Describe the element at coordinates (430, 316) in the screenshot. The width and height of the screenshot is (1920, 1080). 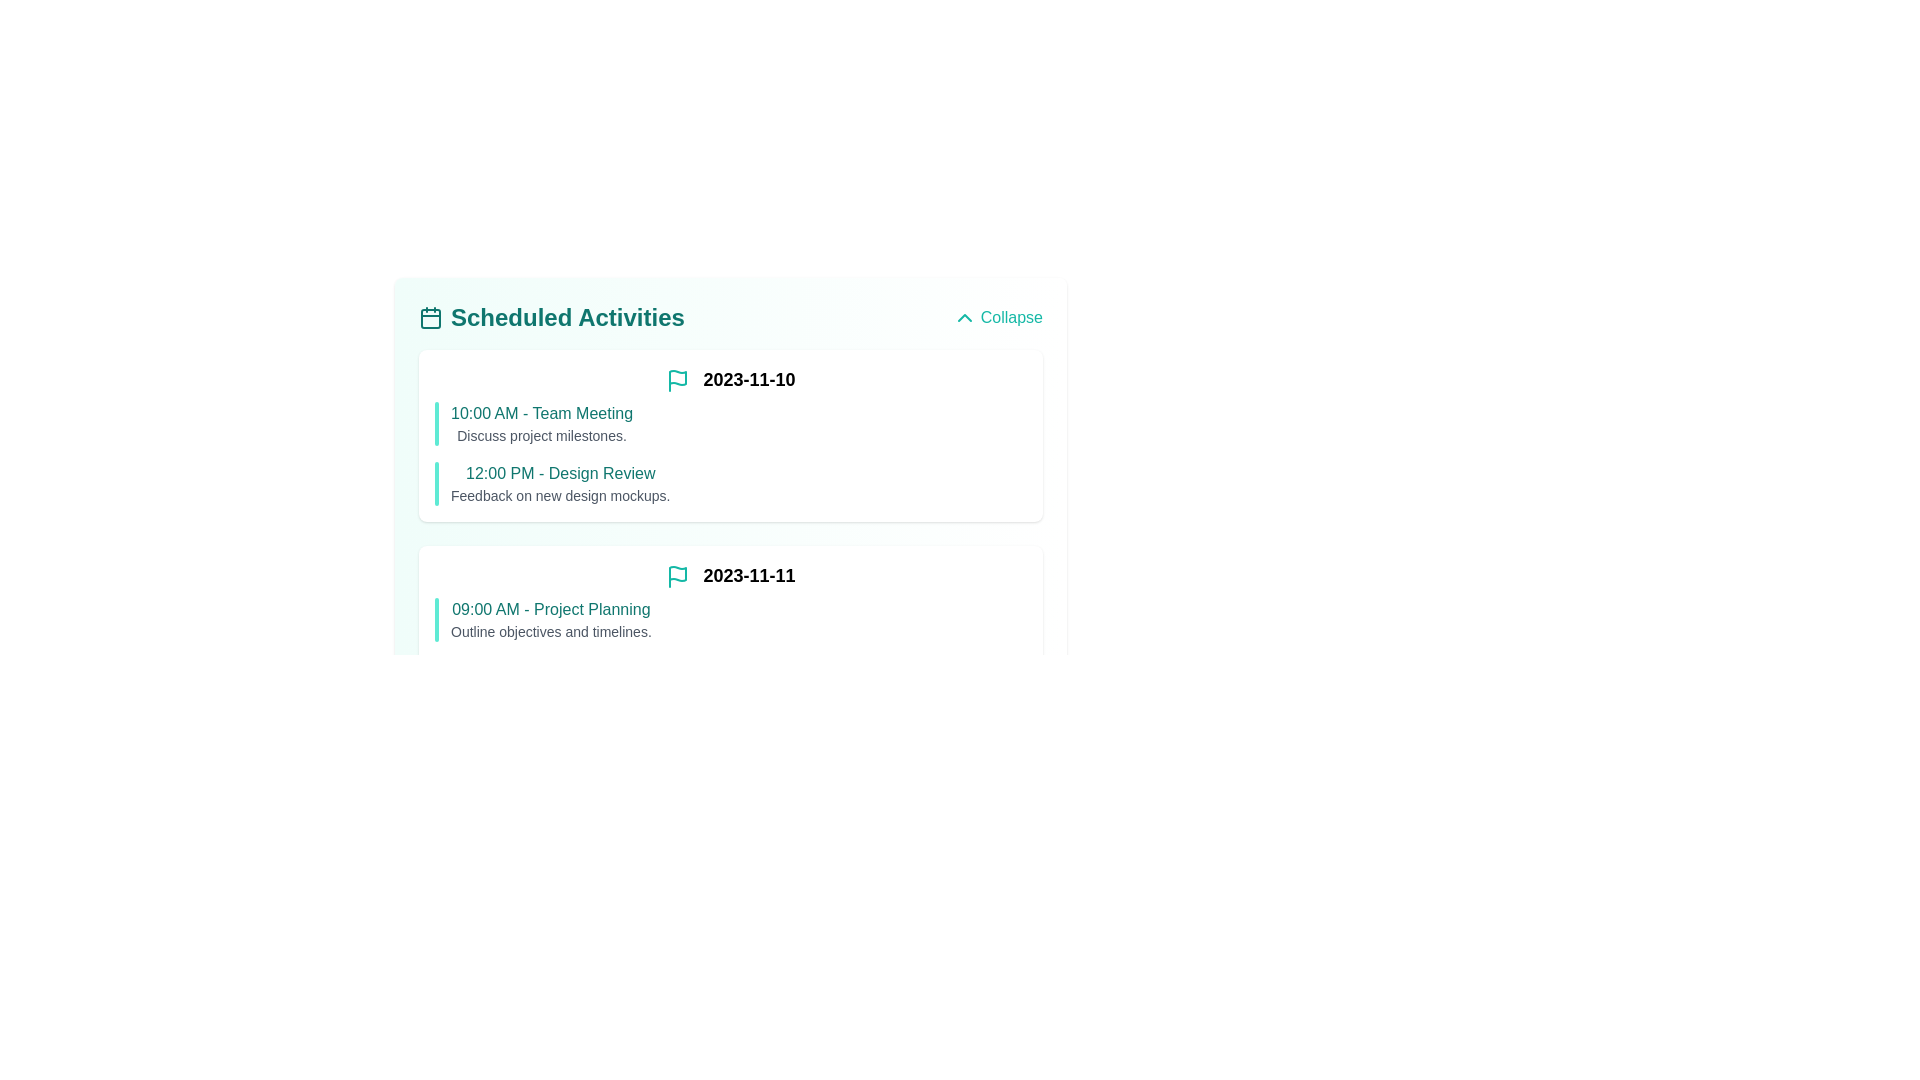
I see `the teal outlined calendar icon located to the left of the 'Scheduled Activities' header` at that location.